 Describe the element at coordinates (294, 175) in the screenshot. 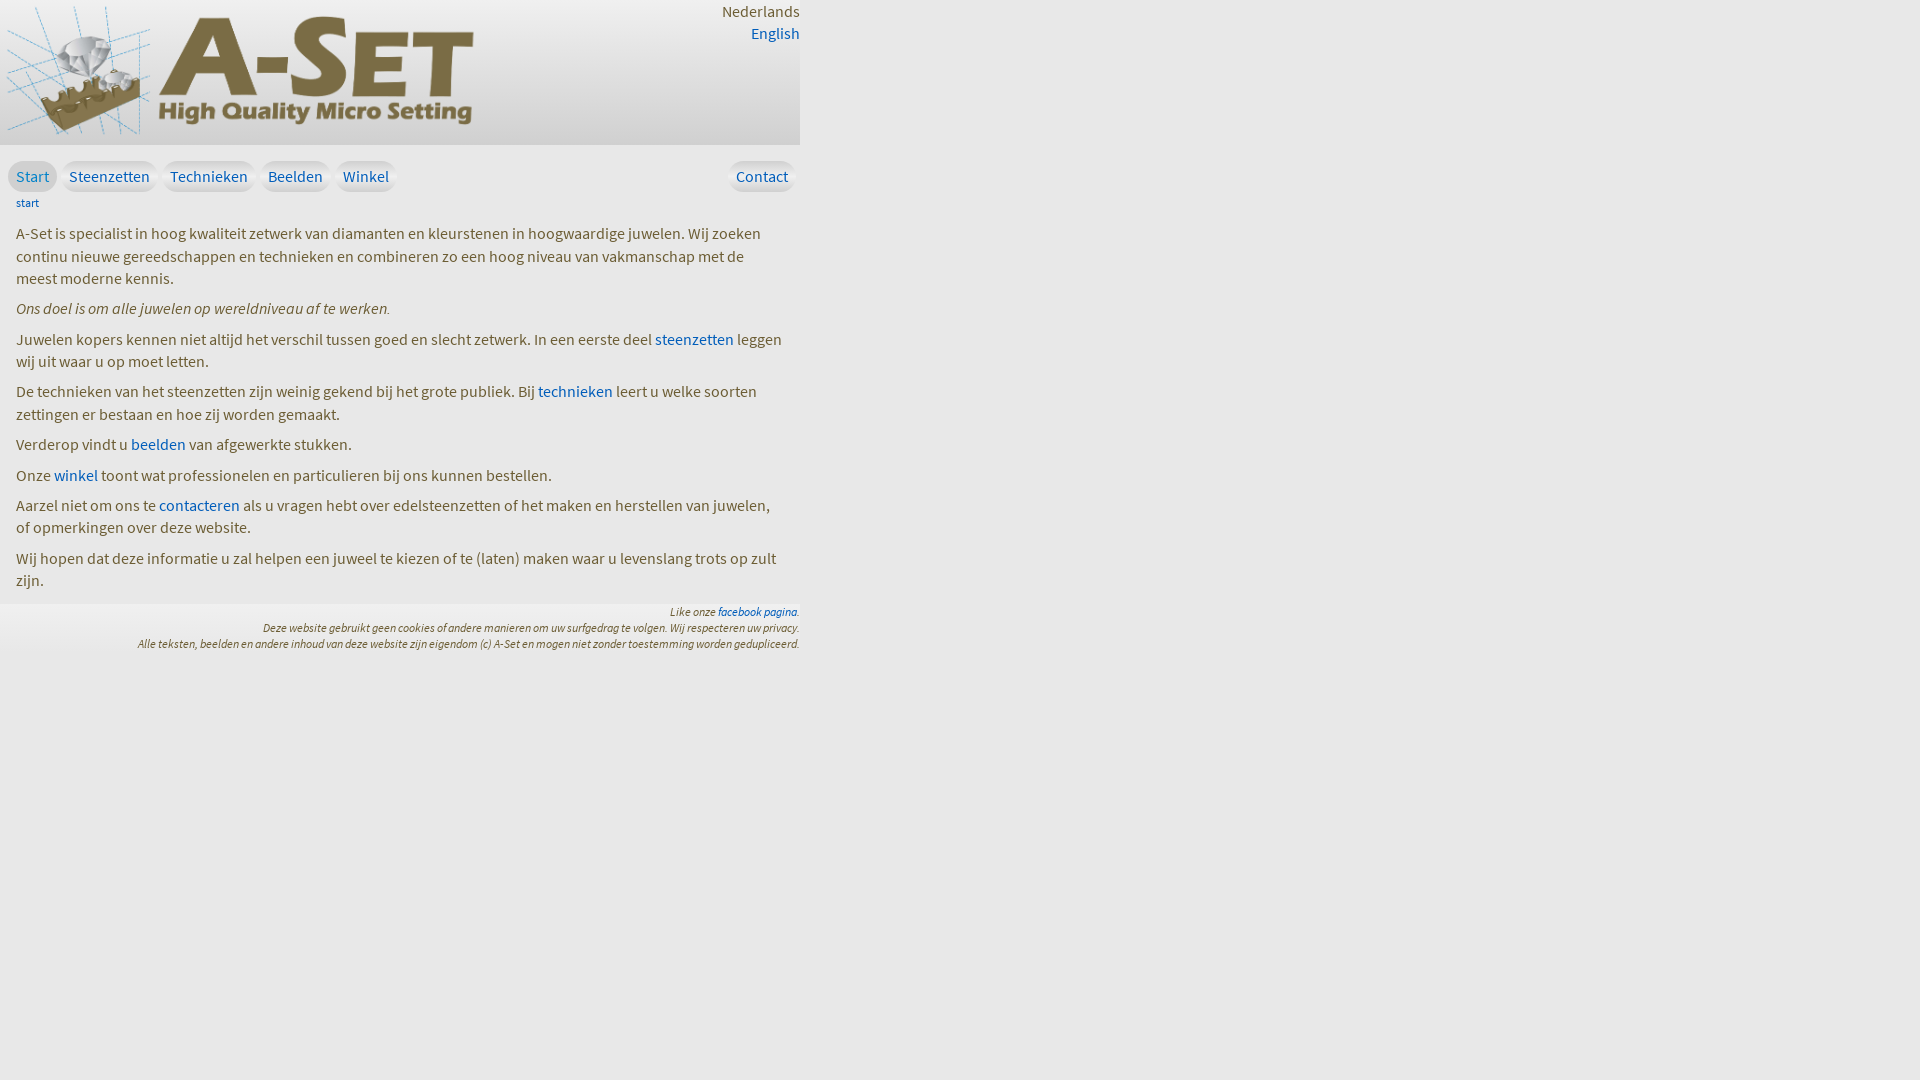

I see `'Beelden'` at that location.